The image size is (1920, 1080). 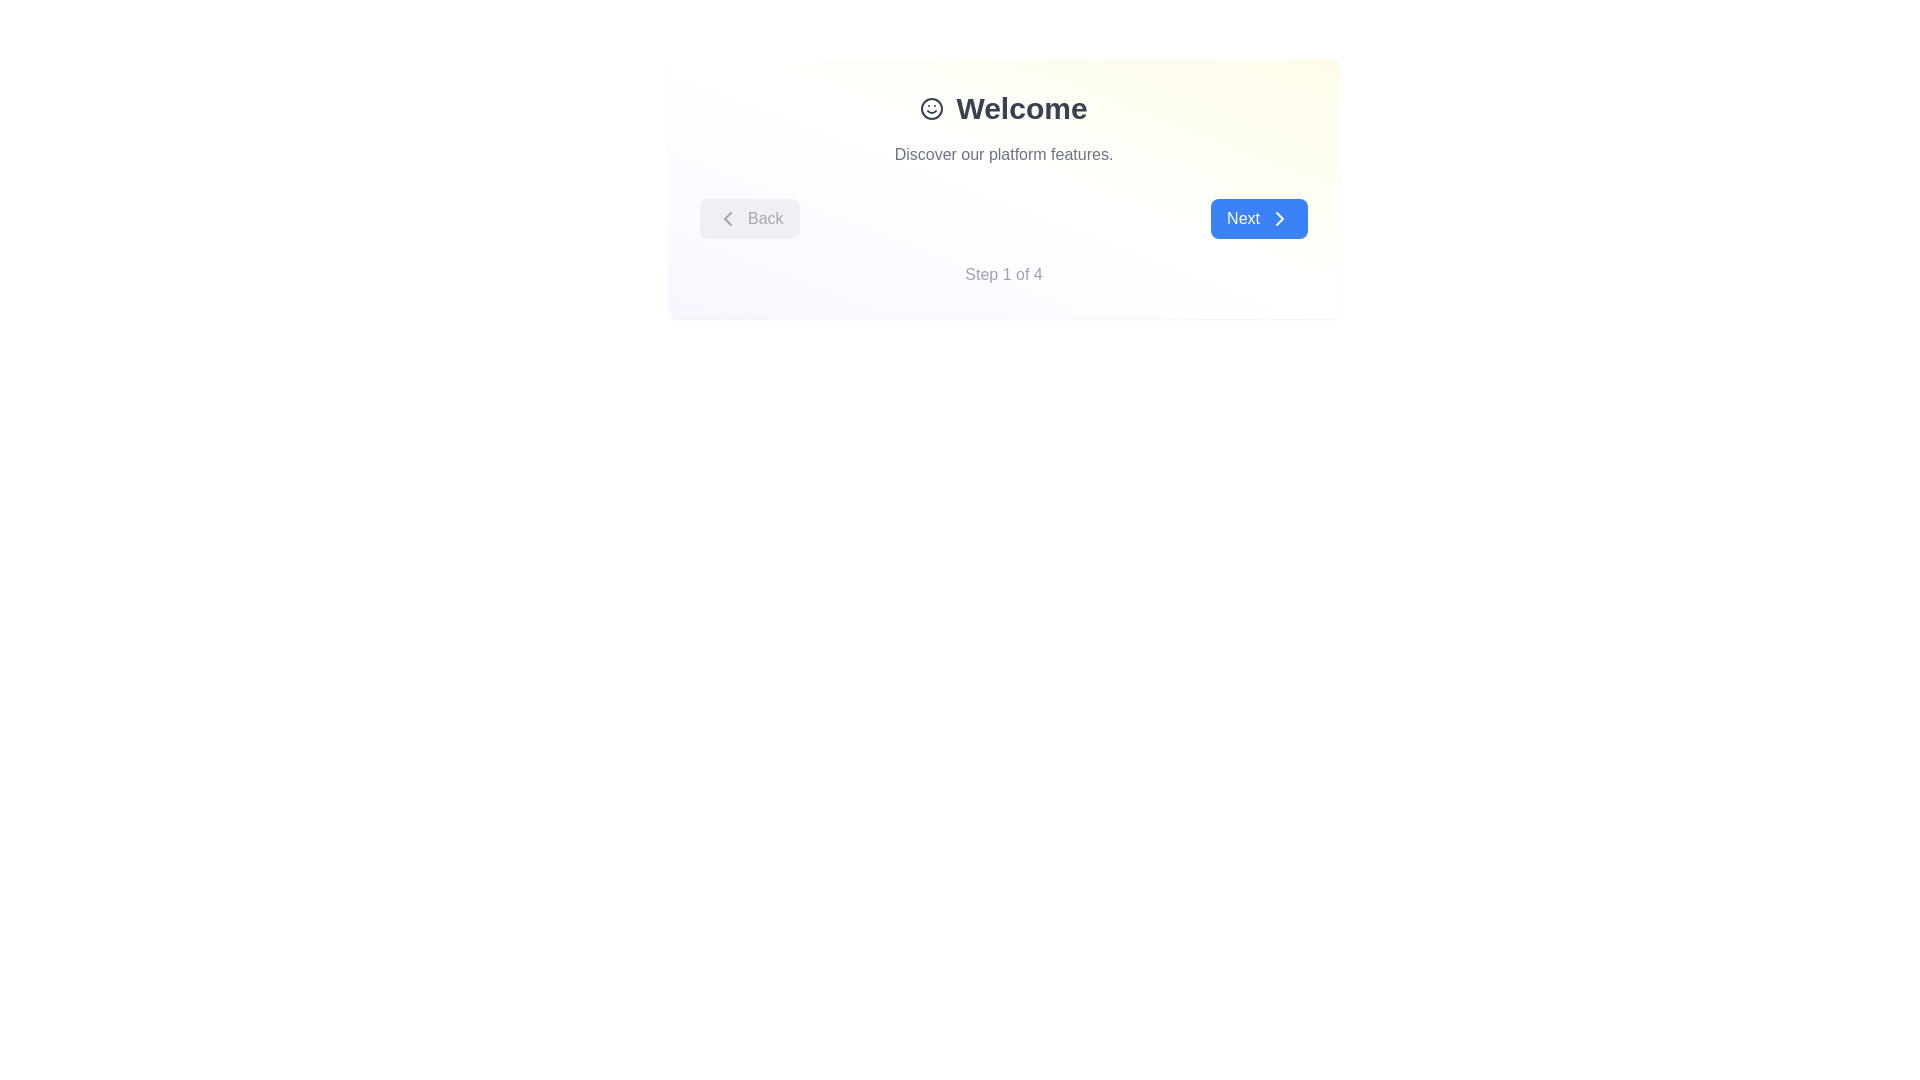 What do you see at coordinates (727, 219) in the screenshot?
I see `the left-pointing chevron arrow inside the 'Back' button` at bounding box center [727, 219].